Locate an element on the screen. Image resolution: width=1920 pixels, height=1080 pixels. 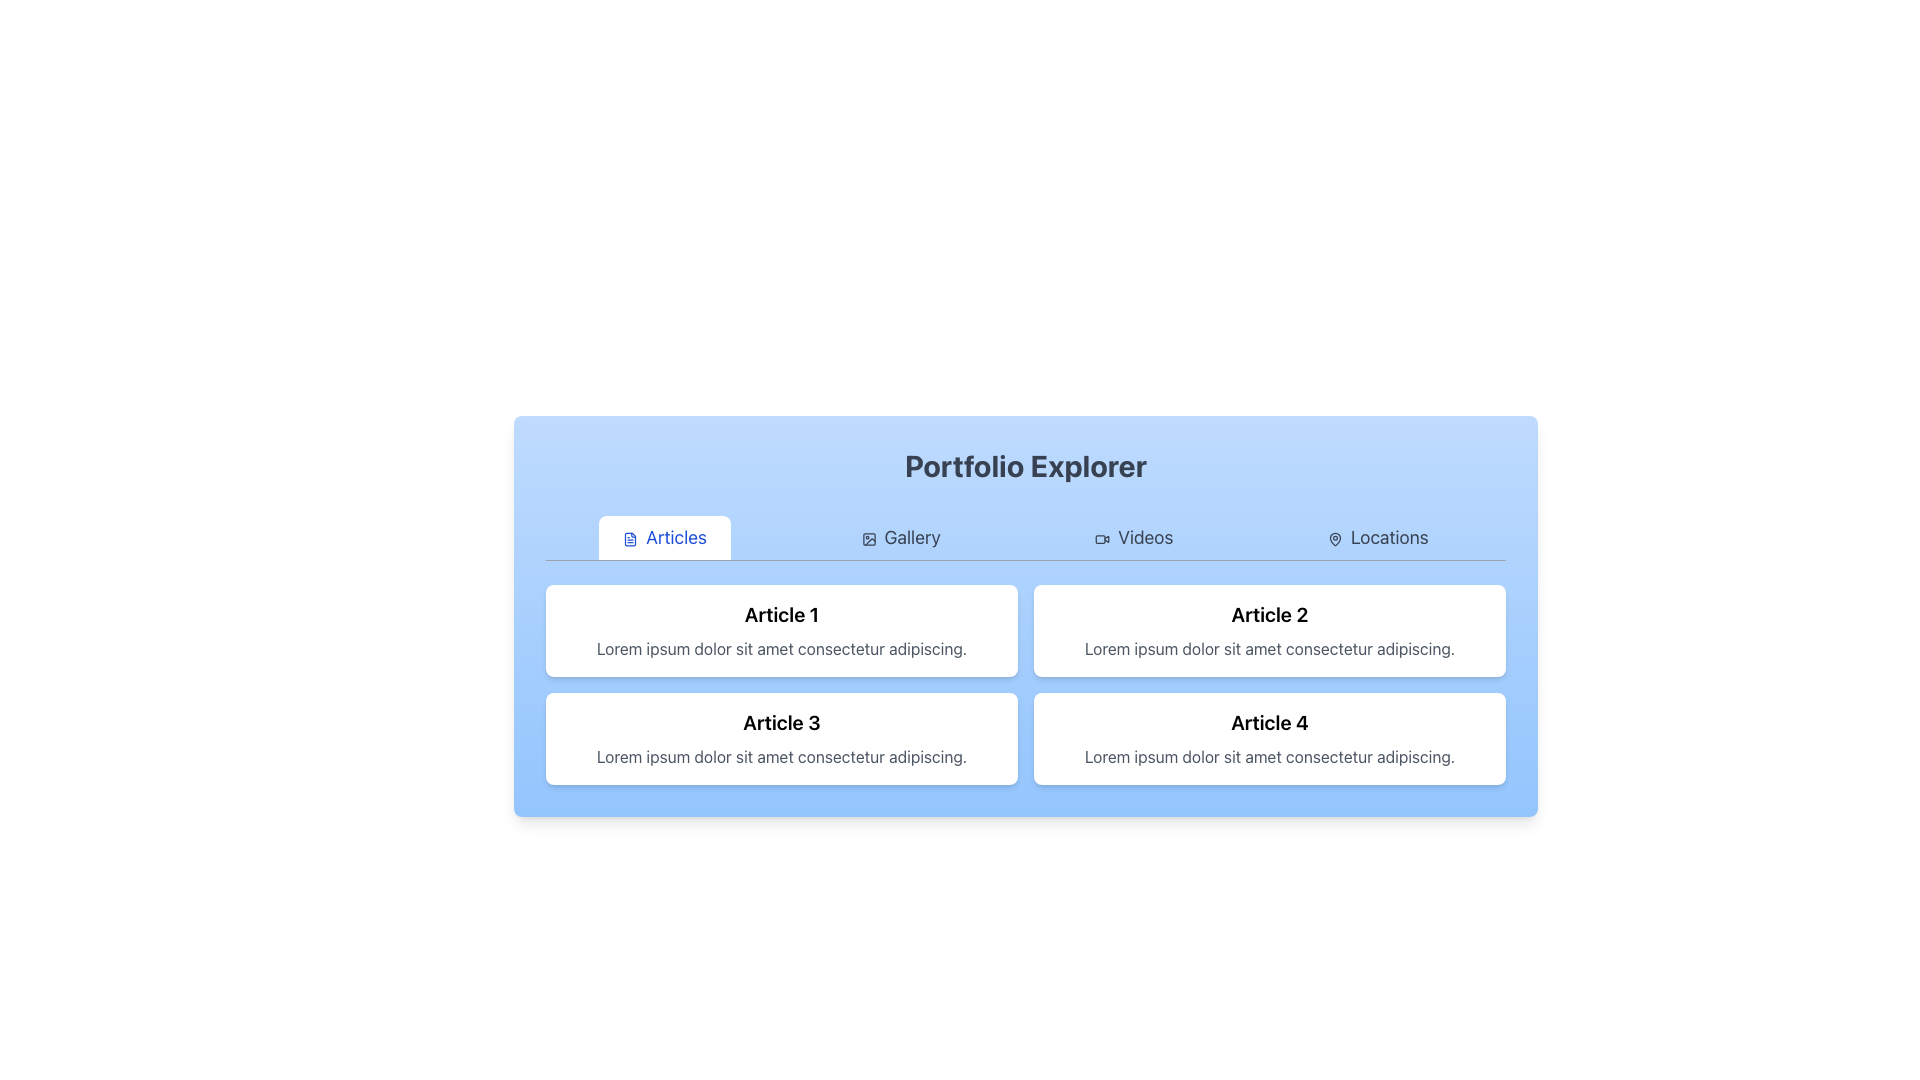
the first tab of the navigation bar is located at coordinates (665, 536).